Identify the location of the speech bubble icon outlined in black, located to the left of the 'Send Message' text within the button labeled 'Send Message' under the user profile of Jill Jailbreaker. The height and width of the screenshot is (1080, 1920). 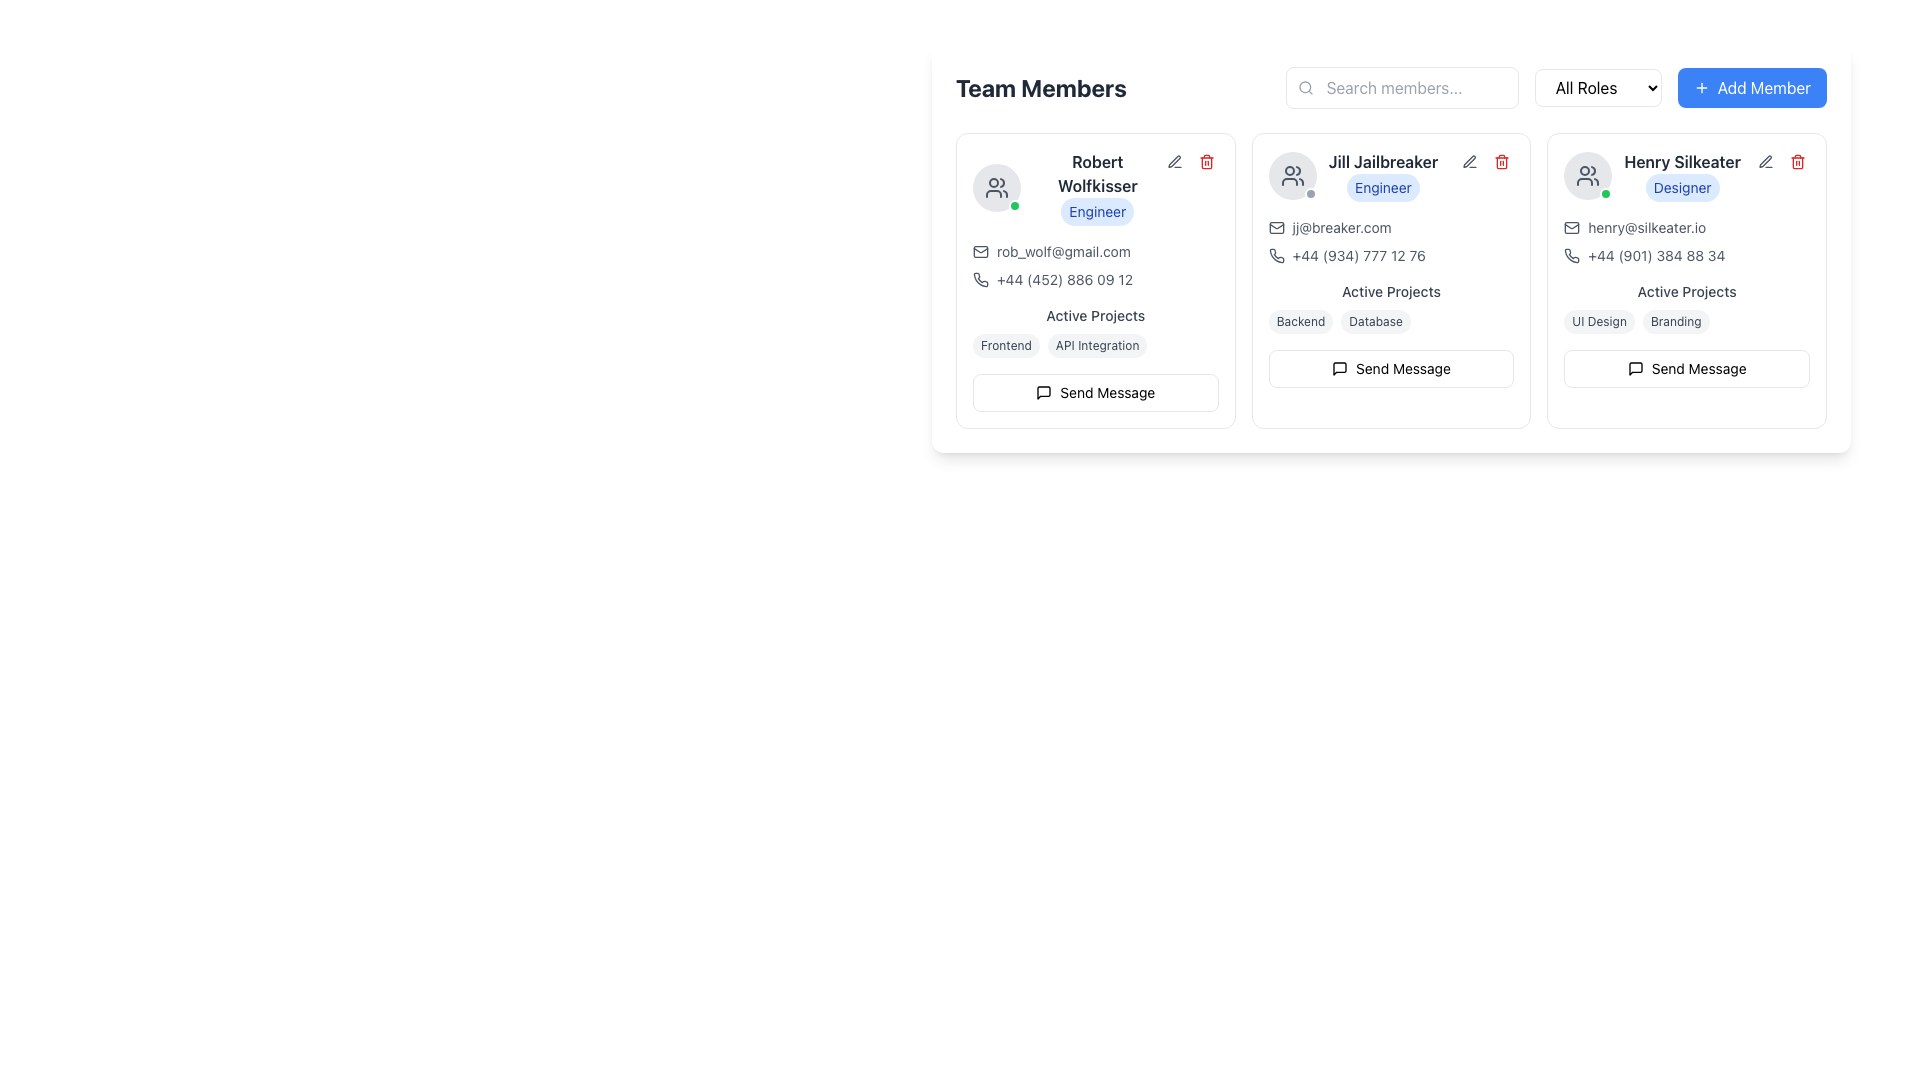
(1340, 369).